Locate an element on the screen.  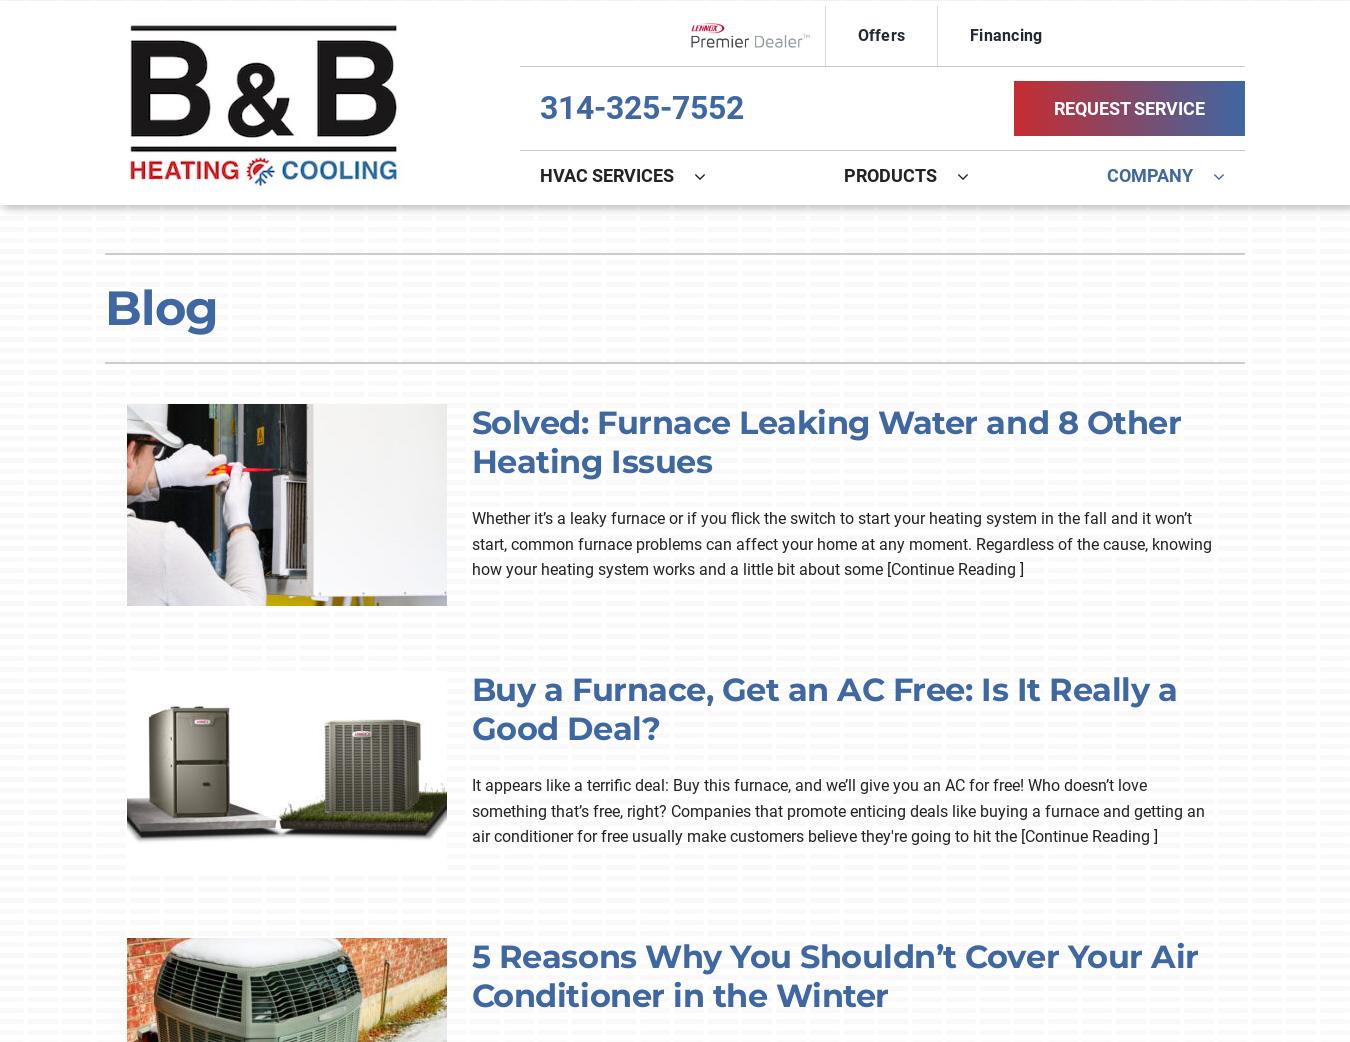
'Cooling' is located at coordinates (502, 238).